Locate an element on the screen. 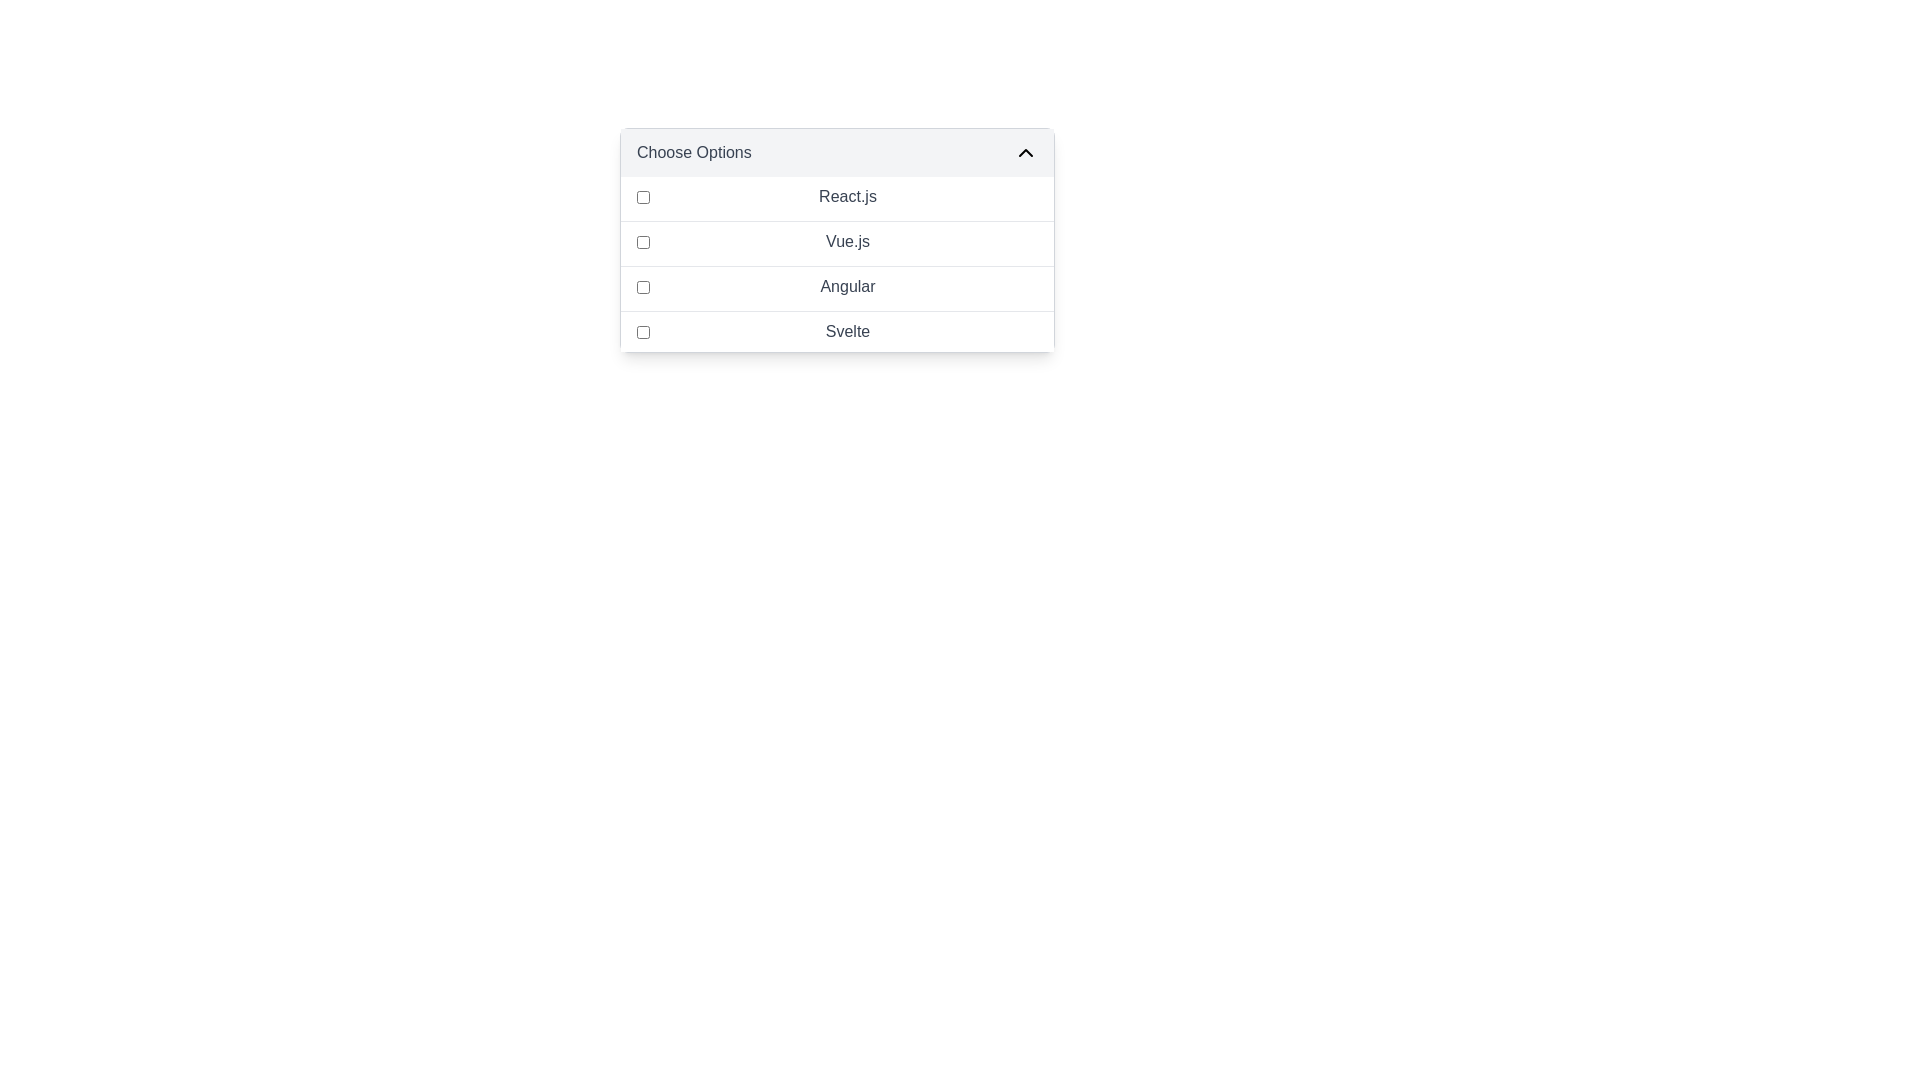 Image resolution: width=1920 pixels, height=1080 pixels. the checkbox for the 'Svelte' option in the dropdown menu, which is located to the left of its text label is located at coordinates (643, 330).